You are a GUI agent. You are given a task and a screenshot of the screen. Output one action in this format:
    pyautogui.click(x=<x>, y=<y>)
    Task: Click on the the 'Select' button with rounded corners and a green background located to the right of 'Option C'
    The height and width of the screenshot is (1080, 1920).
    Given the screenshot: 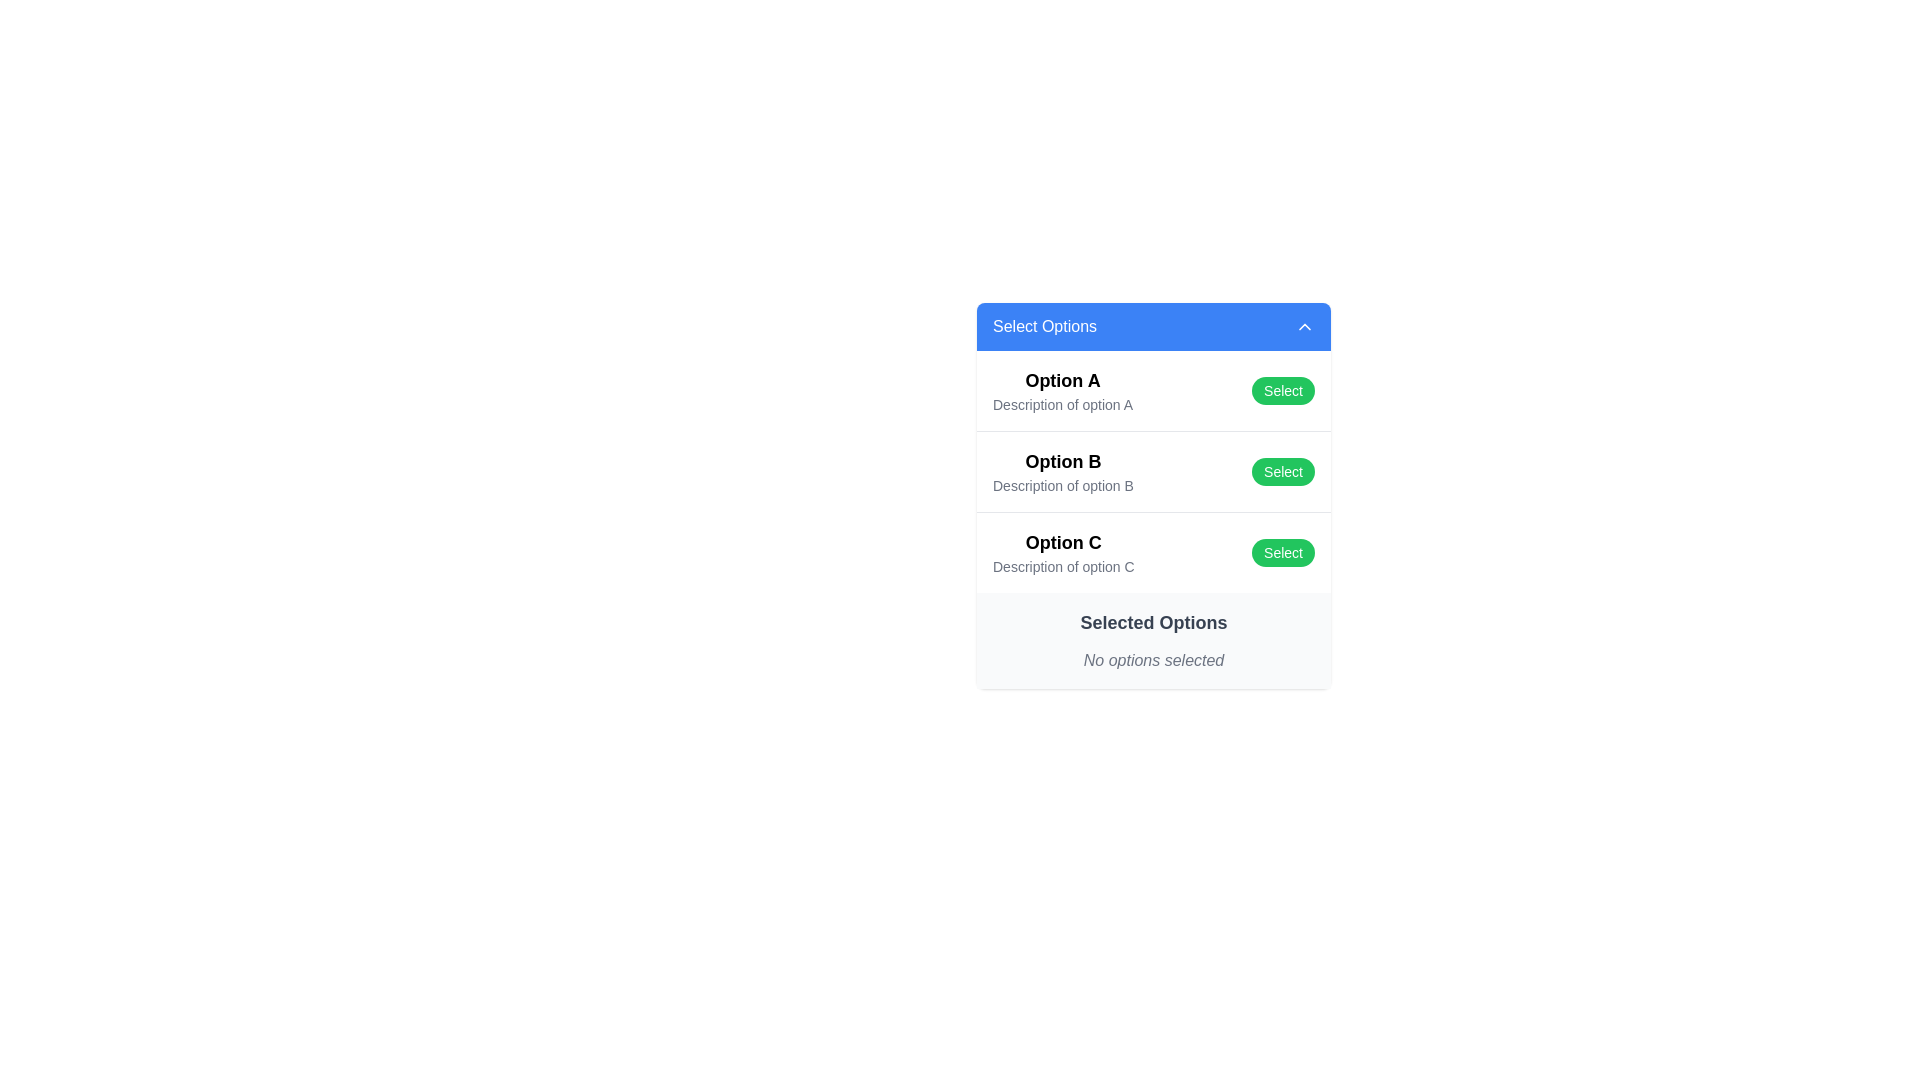 What is the action you would take?
    pyautogui.click(x=1283, y=552)
    